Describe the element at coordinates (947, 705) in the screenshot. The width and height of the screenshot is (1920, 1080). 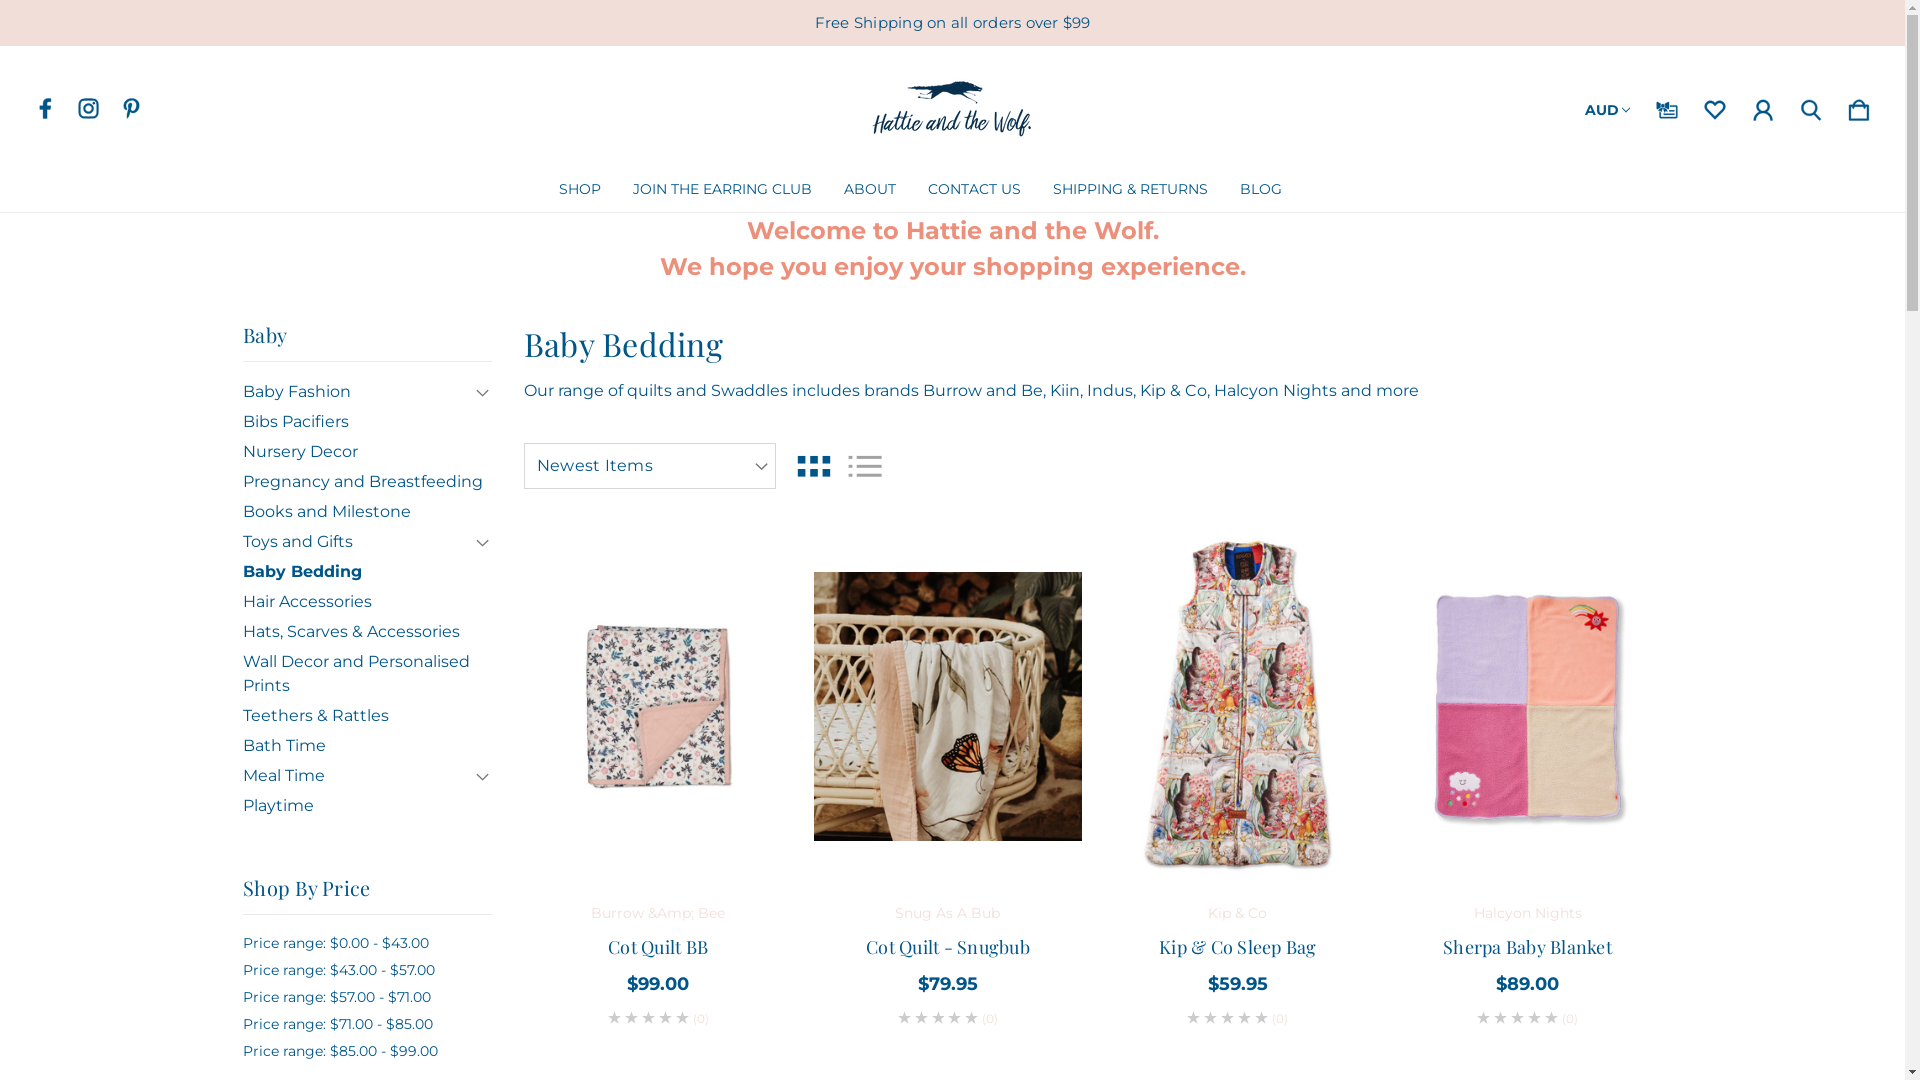
I see `'Cot Quilt - Snugbub'` at that location.